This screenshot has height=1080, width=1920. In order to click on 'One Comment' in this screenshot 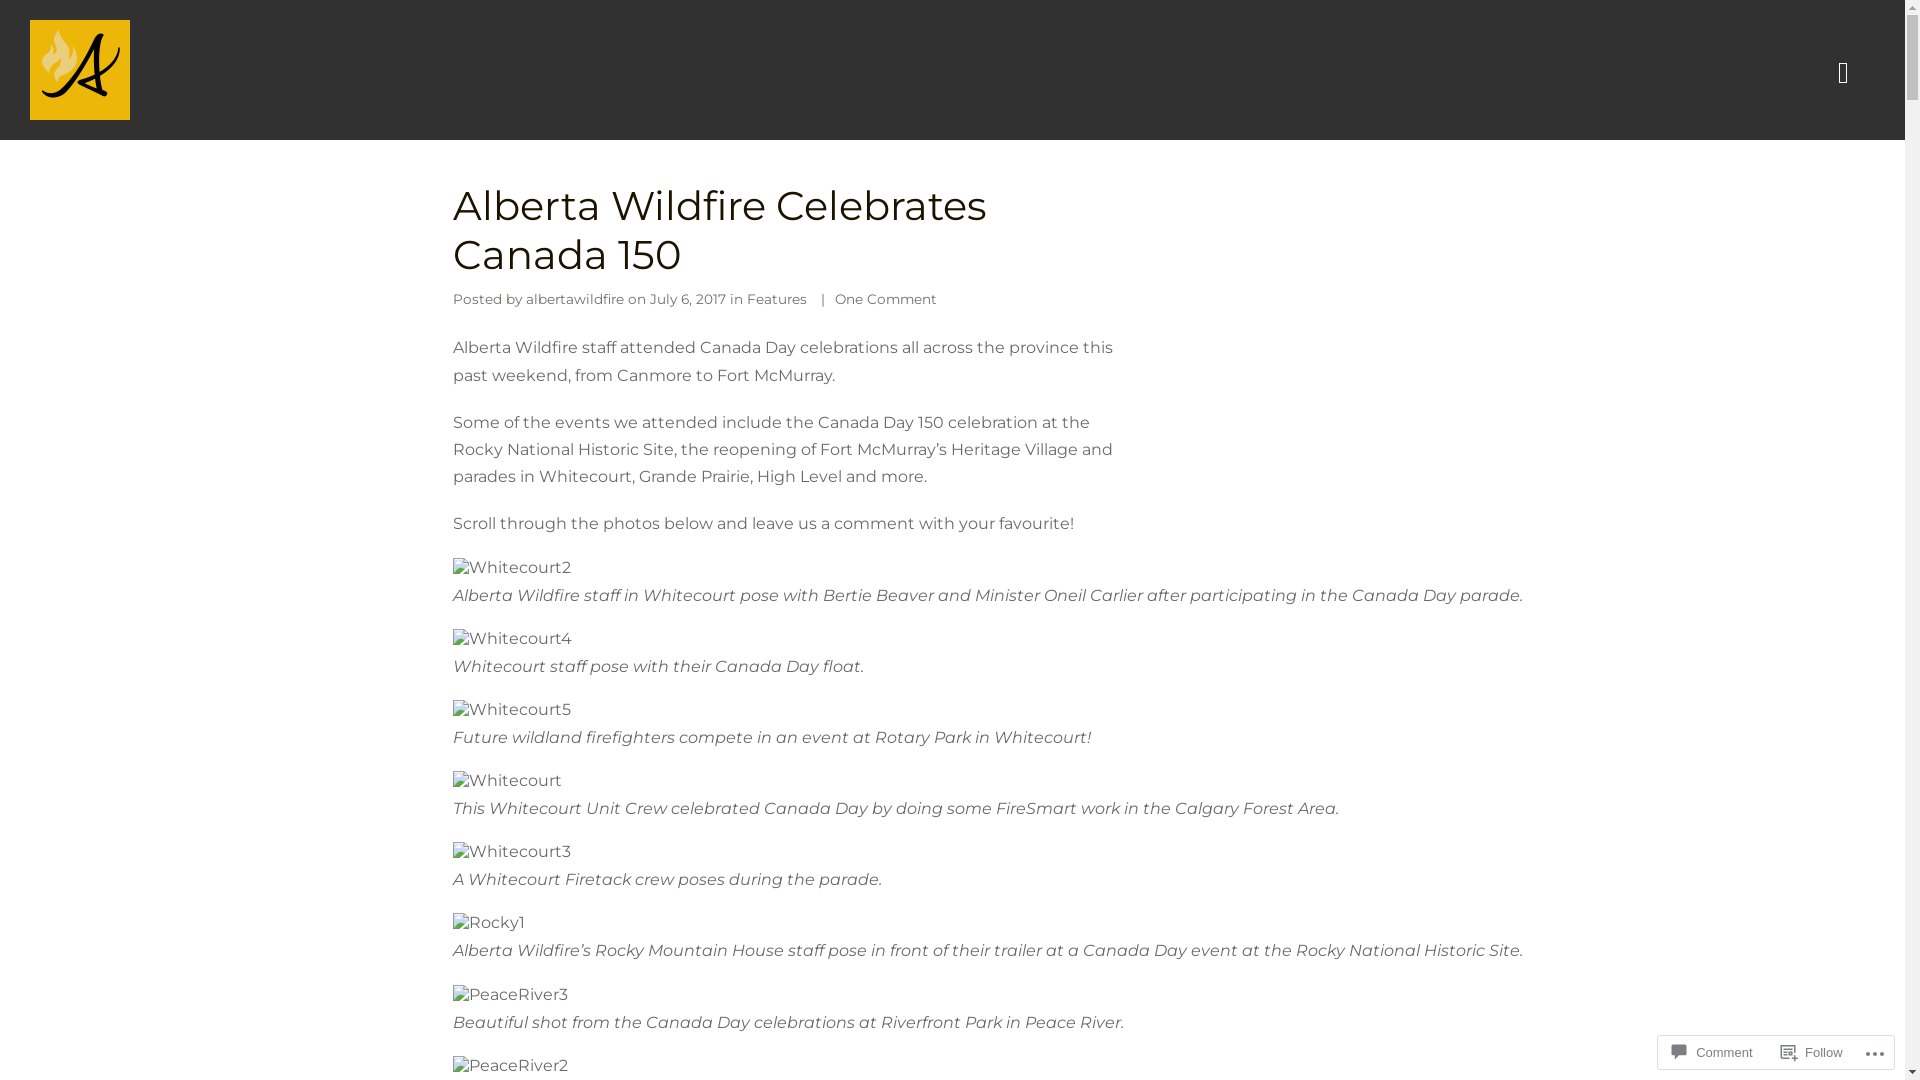, I will do `click(883, 299)`.